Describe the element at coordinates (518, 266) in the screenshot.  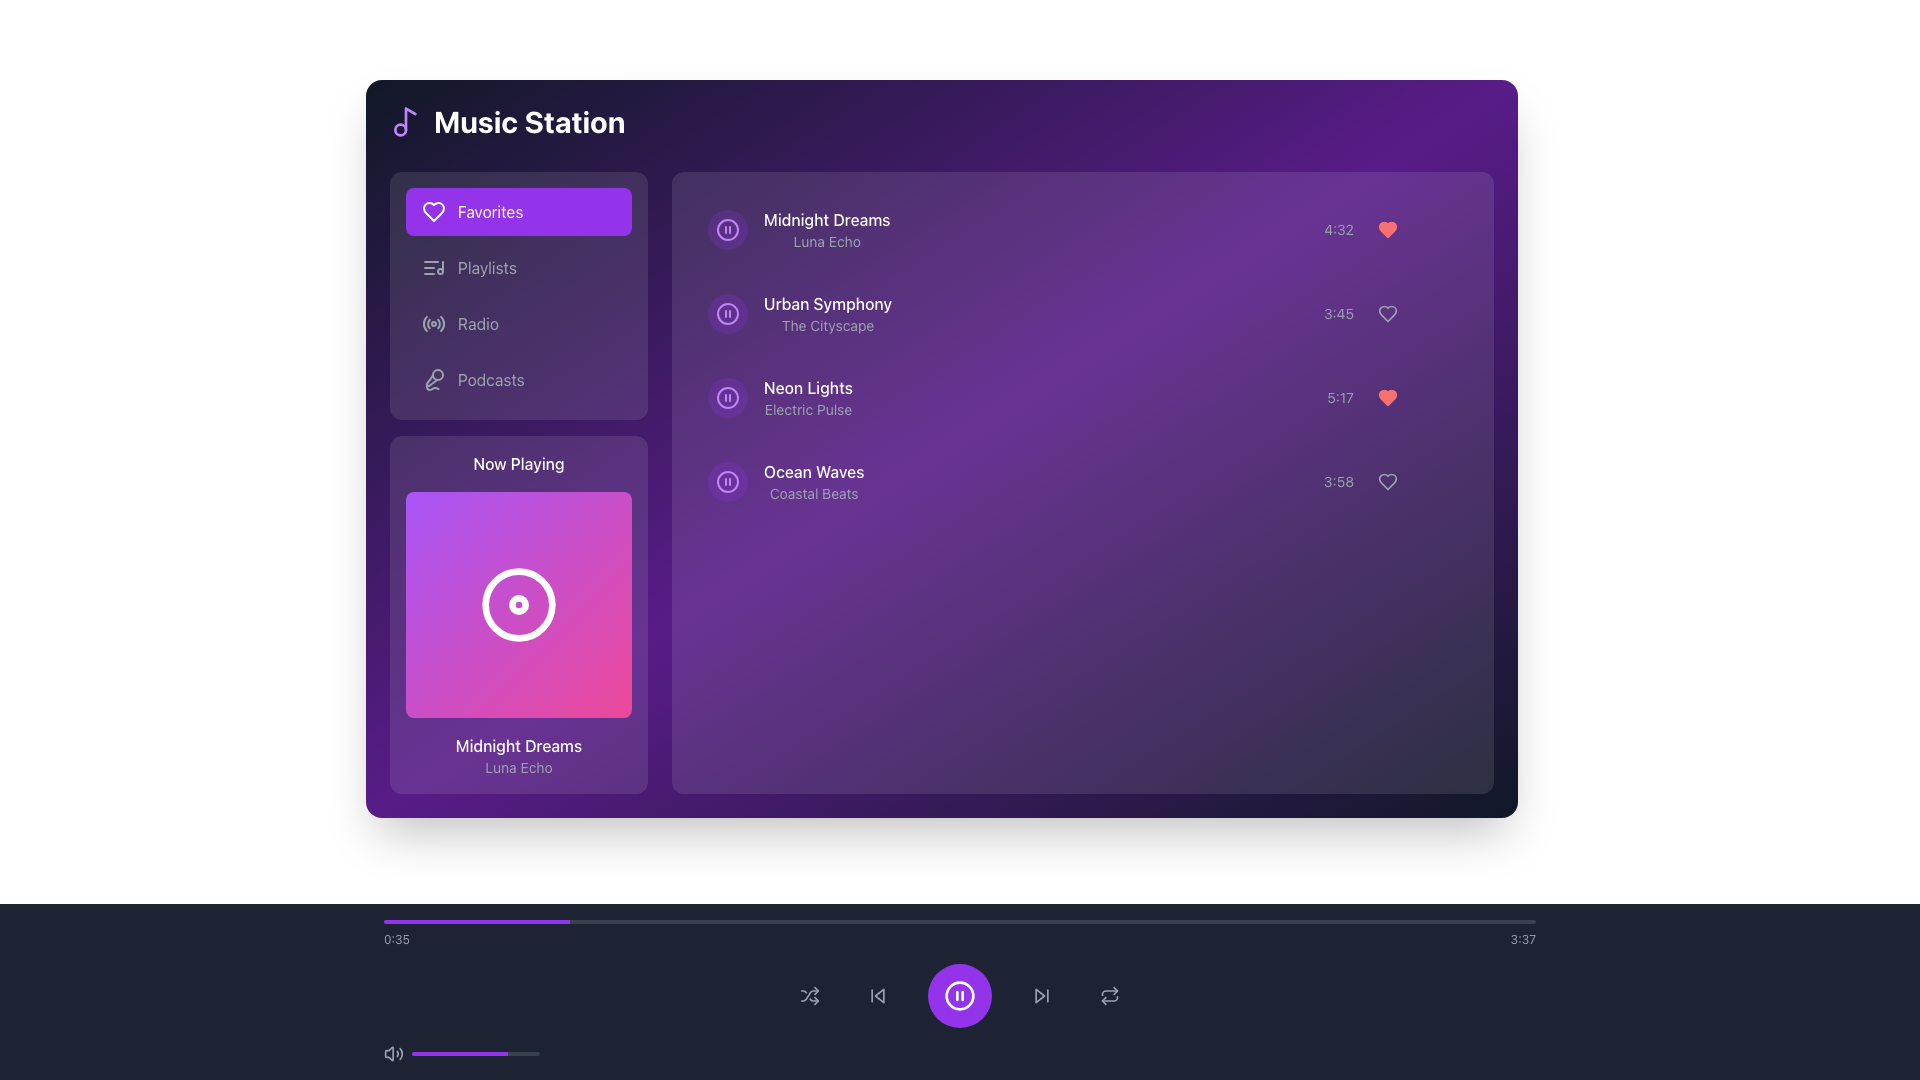
I see `the 'Playlists' button located in the sidebar, which is the second item in the vertical list of navigation options` at that location.